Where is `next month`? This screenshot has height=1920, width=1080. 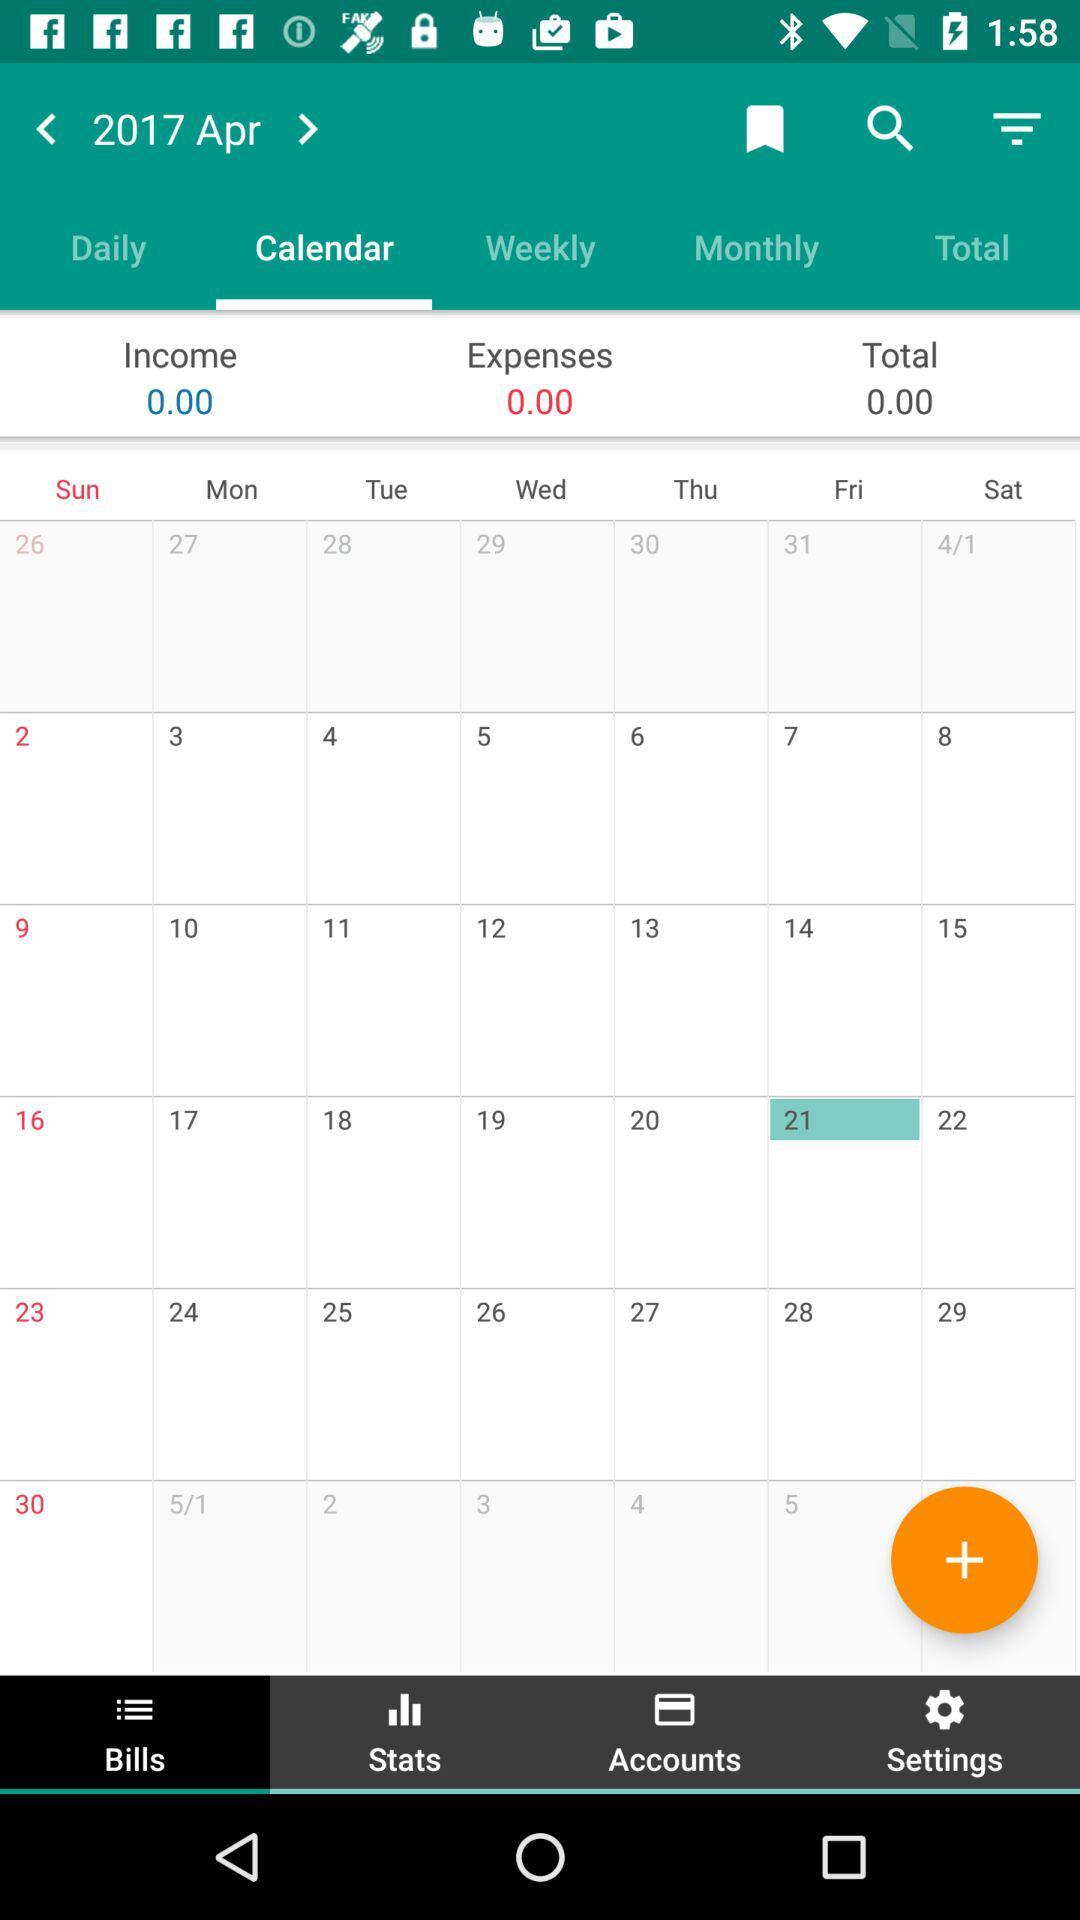 next month is located at coordinates (307, 127).